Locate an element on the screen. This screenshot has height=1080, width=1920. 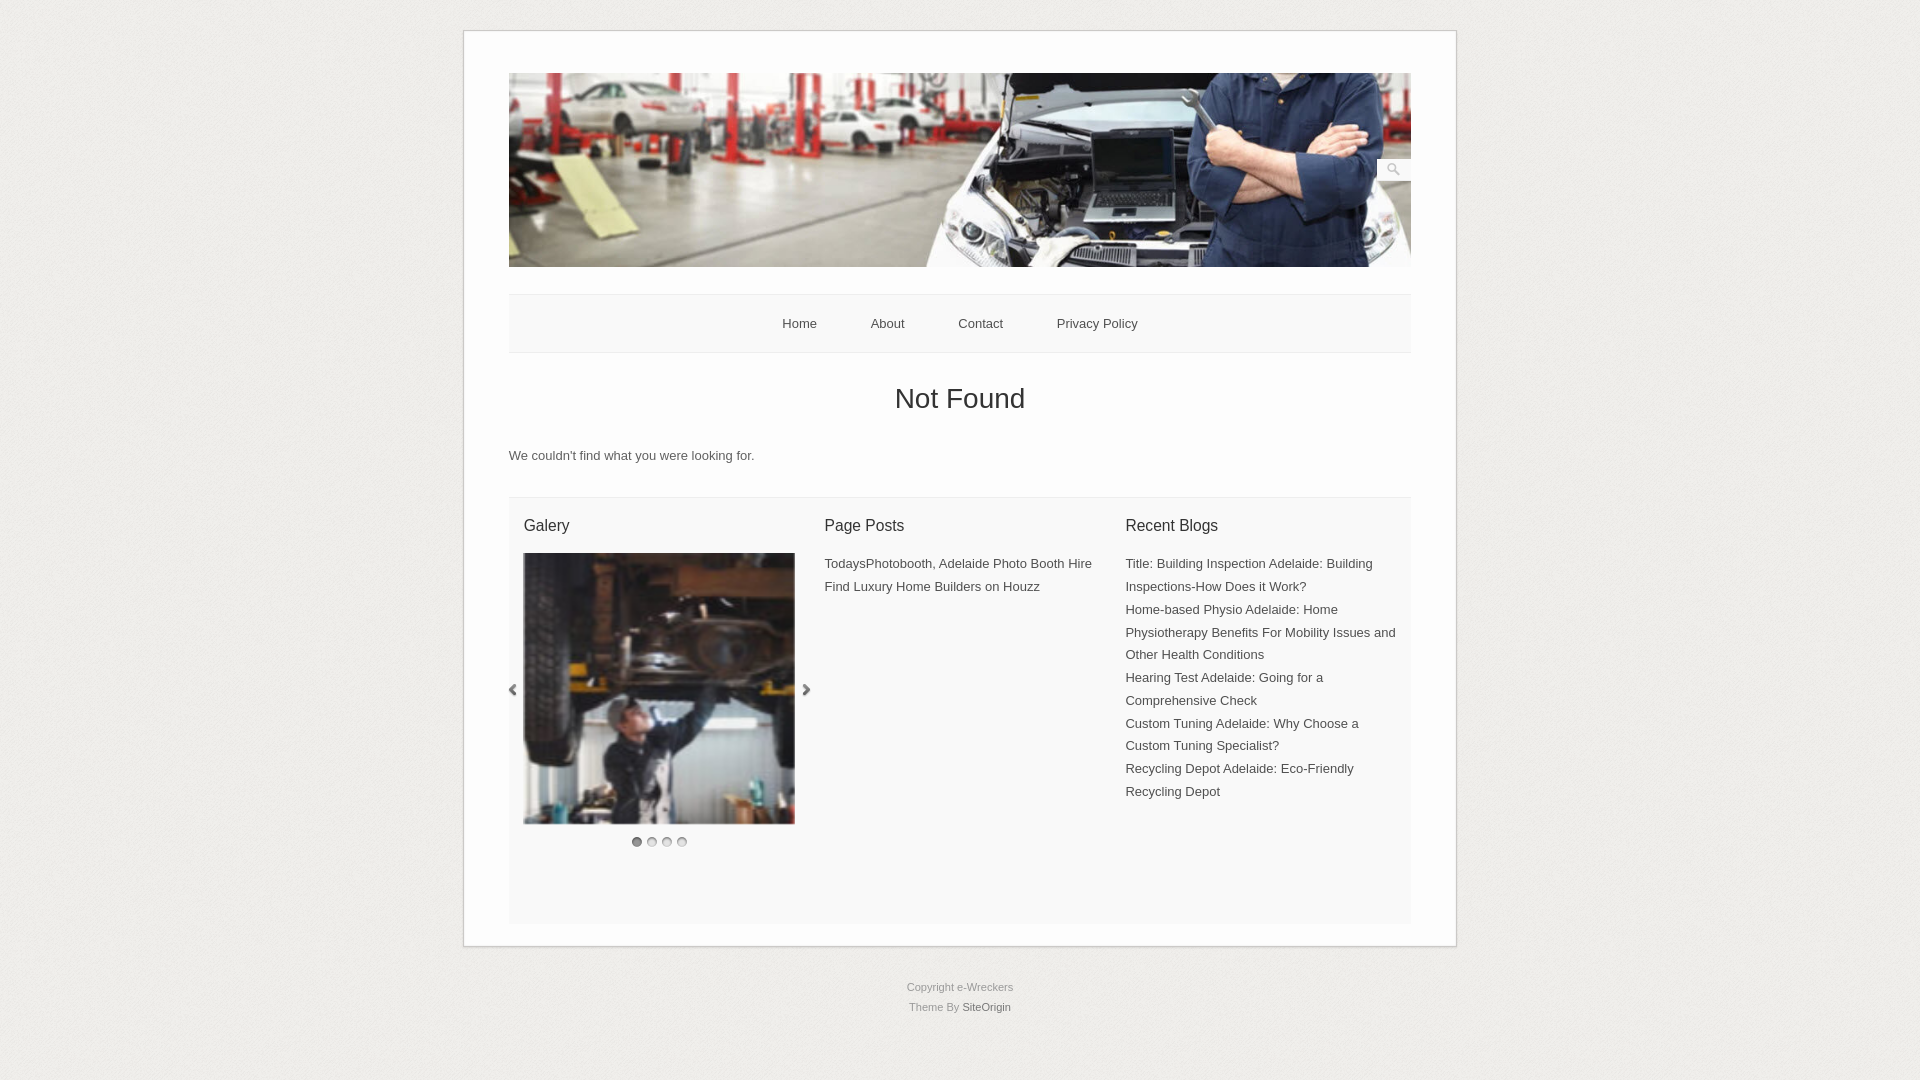
'Home' is located at coordinates (798, 322).